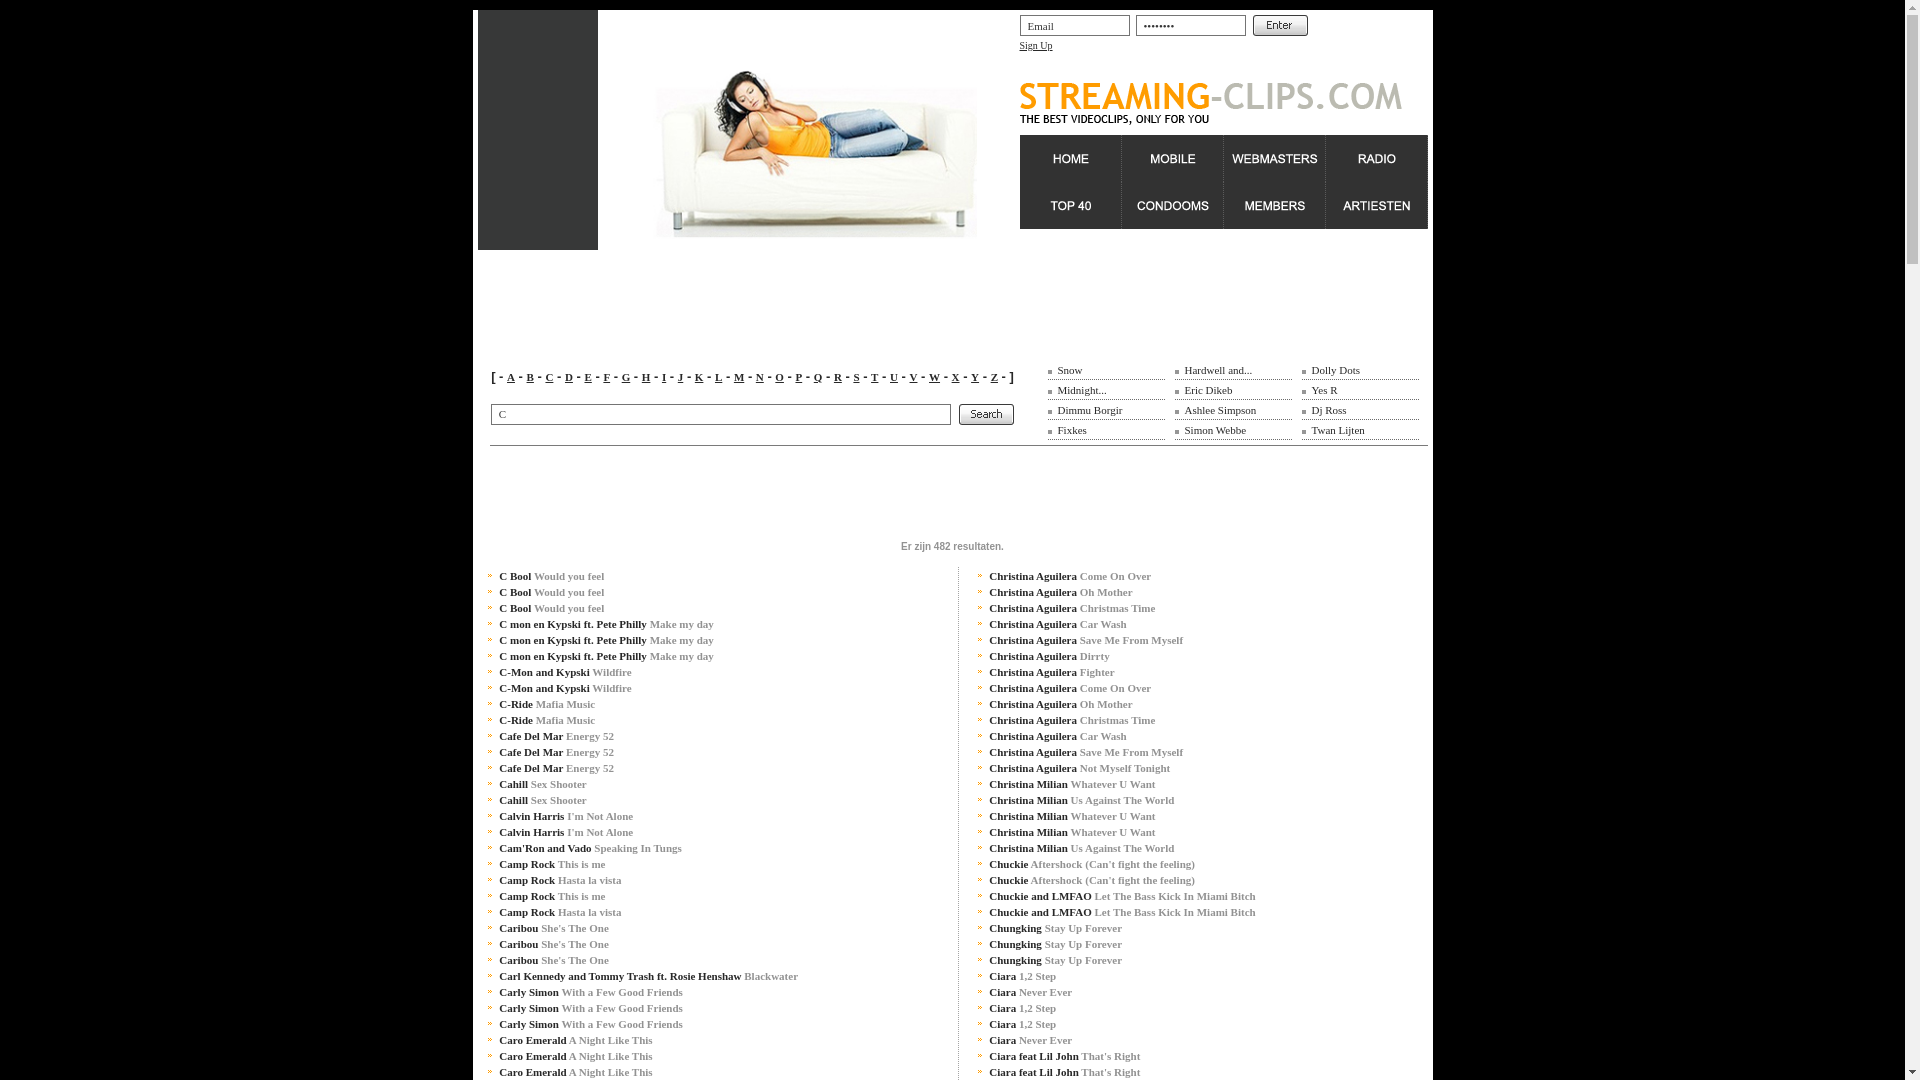  I want to click on 'Advertisement', so click(841, 490).